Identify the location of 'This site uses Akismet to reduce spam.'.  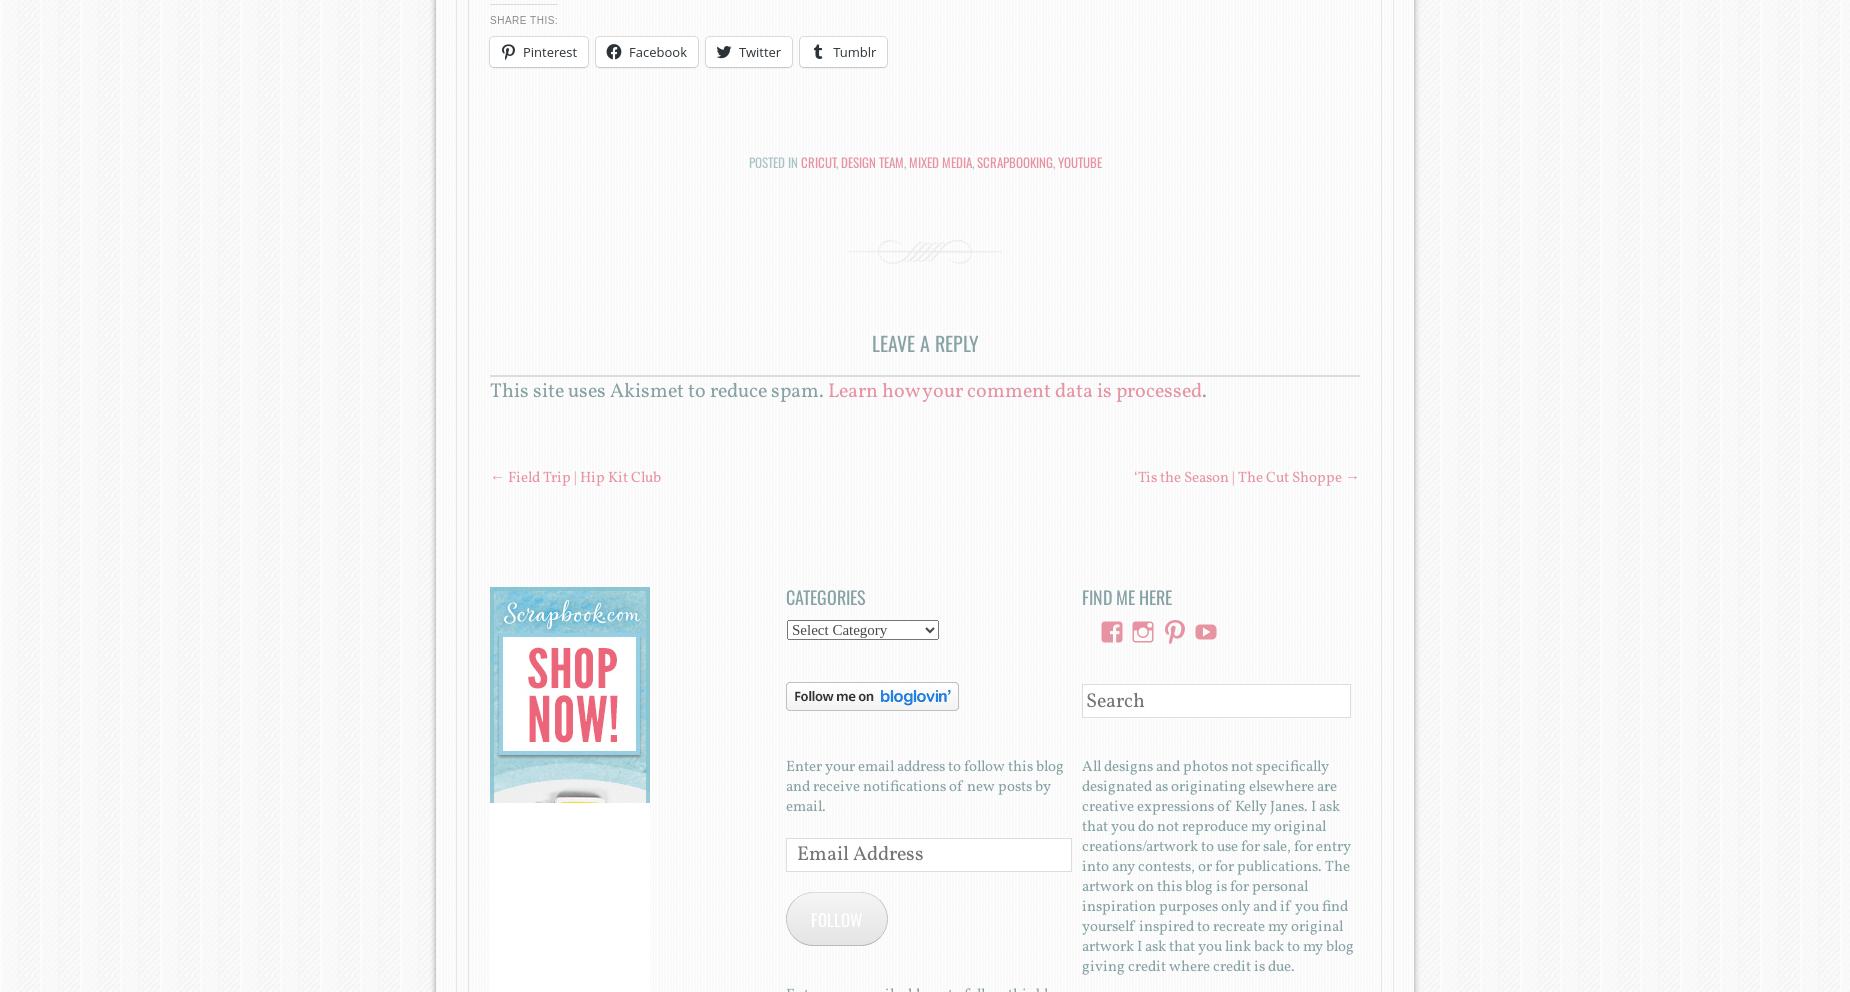
(490, 392).